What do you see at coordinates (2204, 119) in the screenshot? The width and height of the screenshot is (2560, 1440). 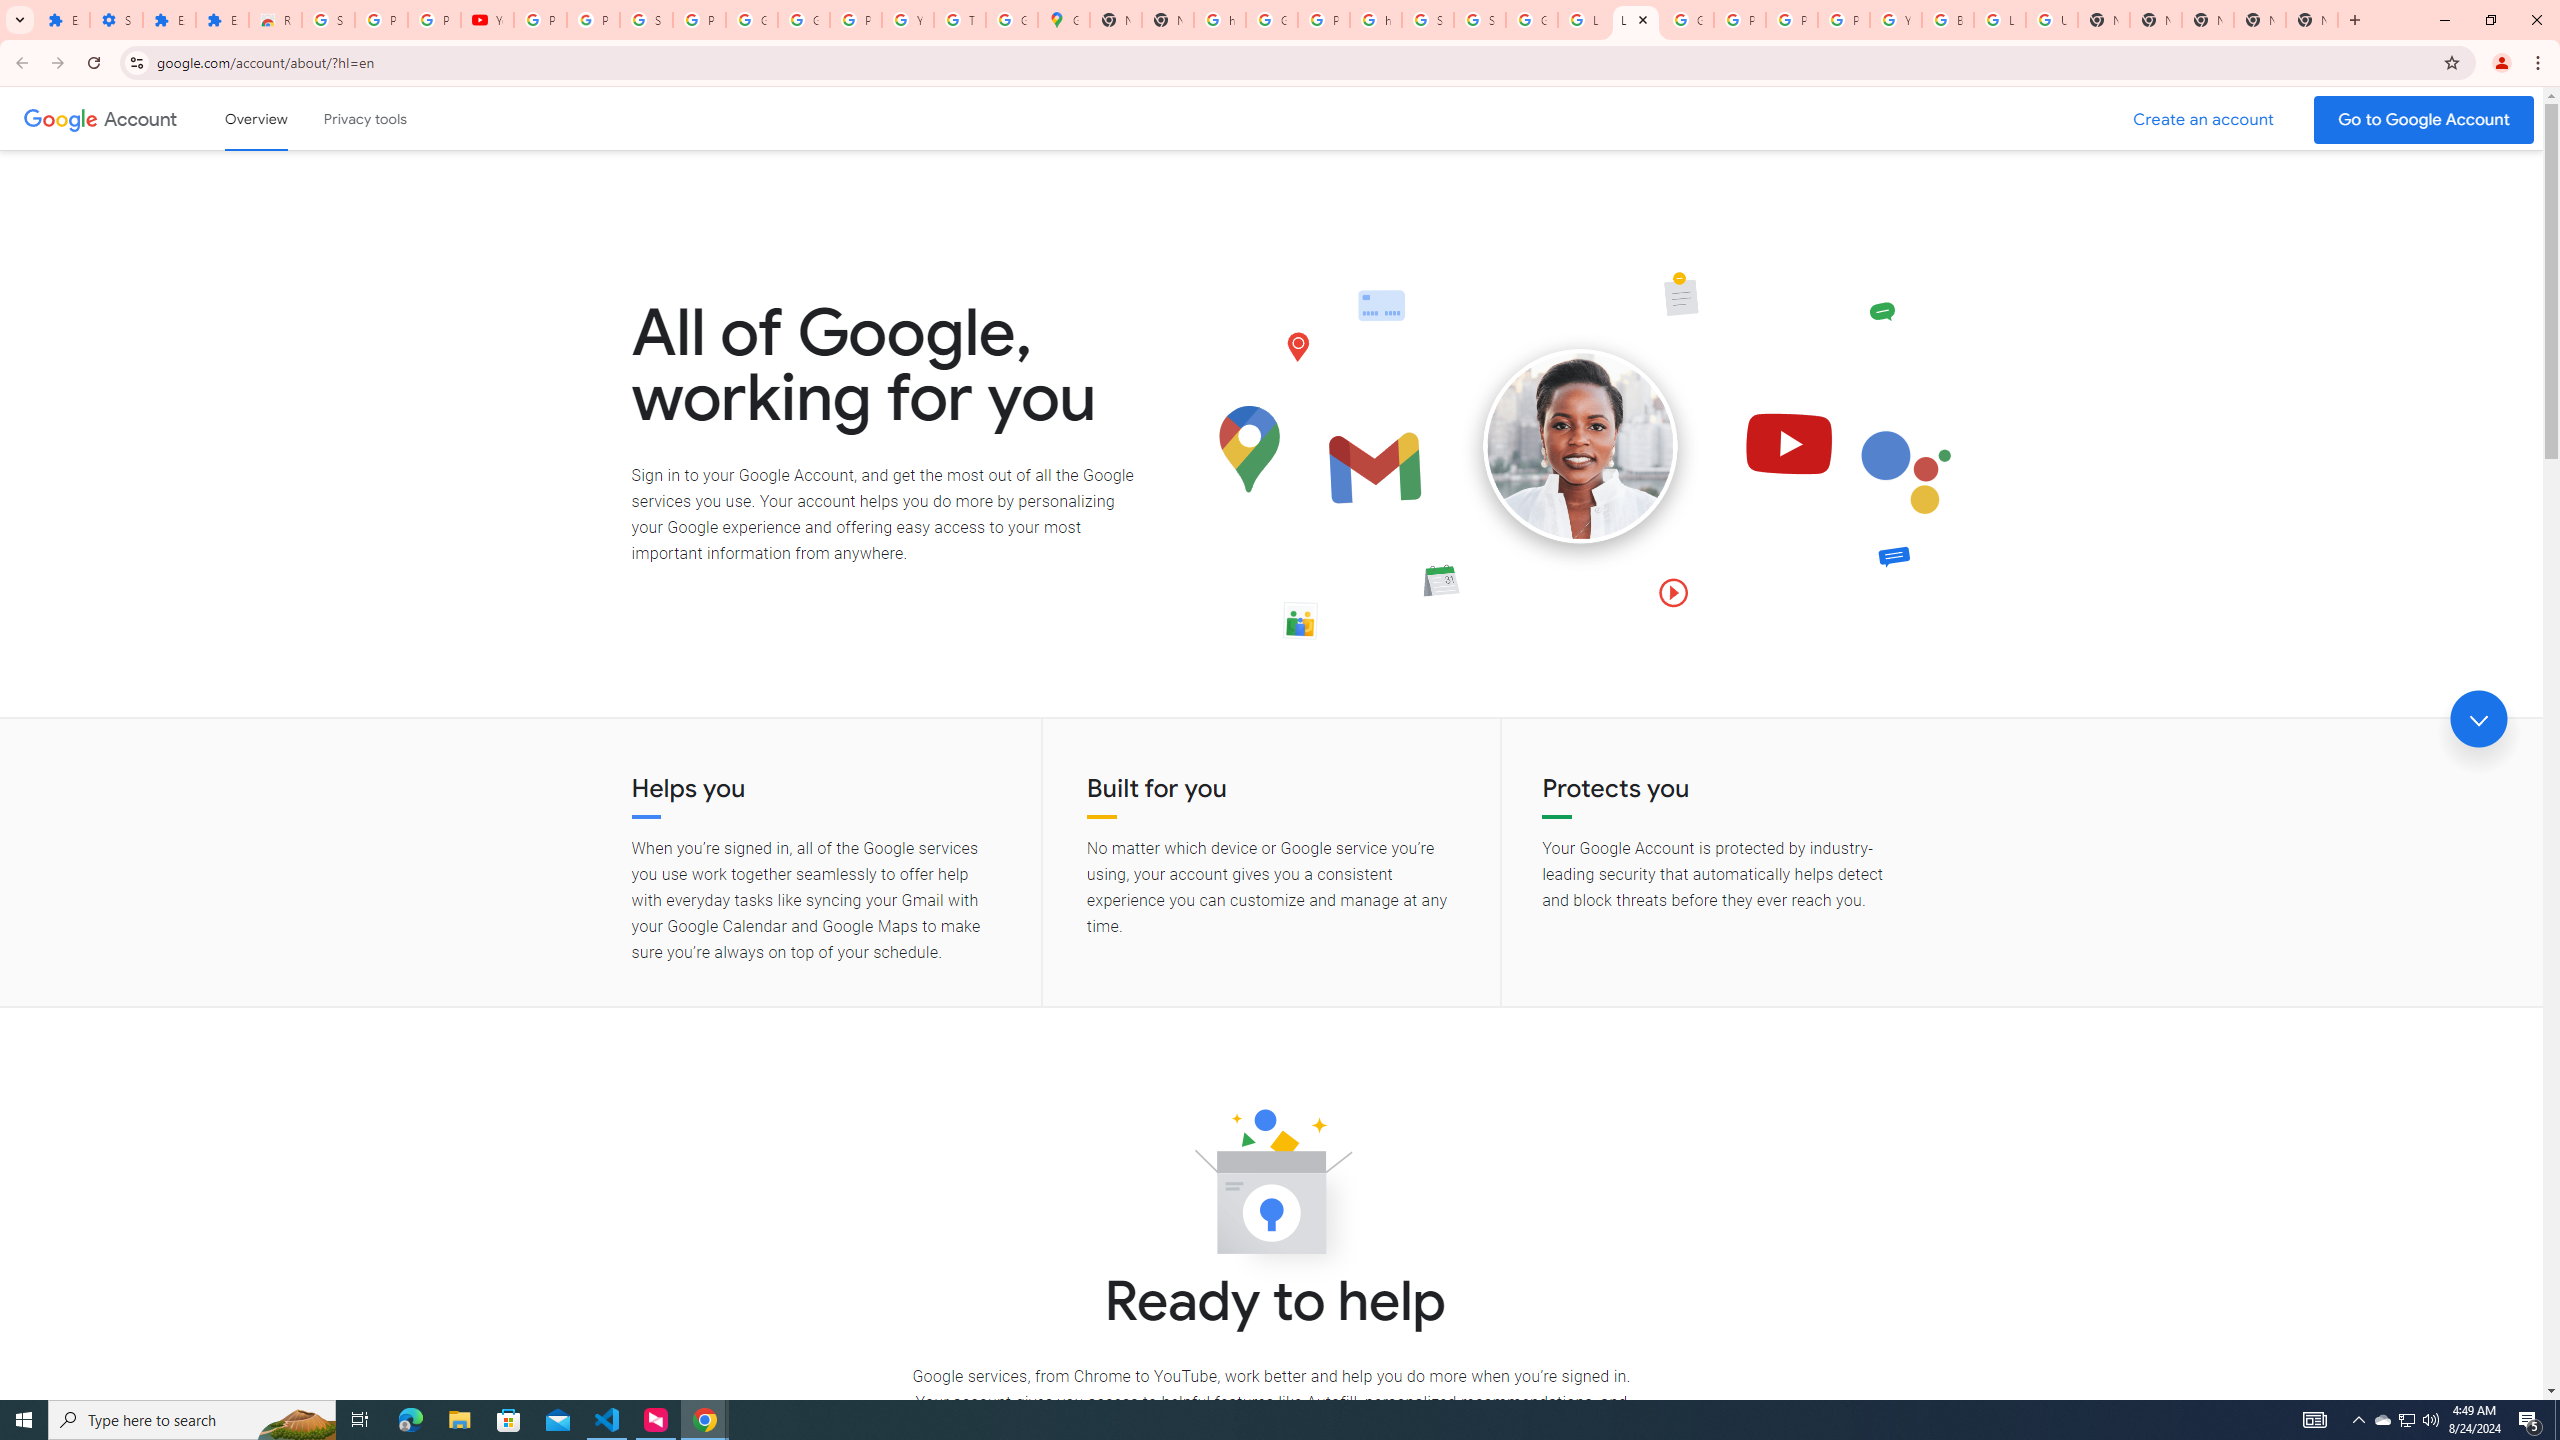 I see `'Create a Google Account'` at bounding box center [2204, 119].